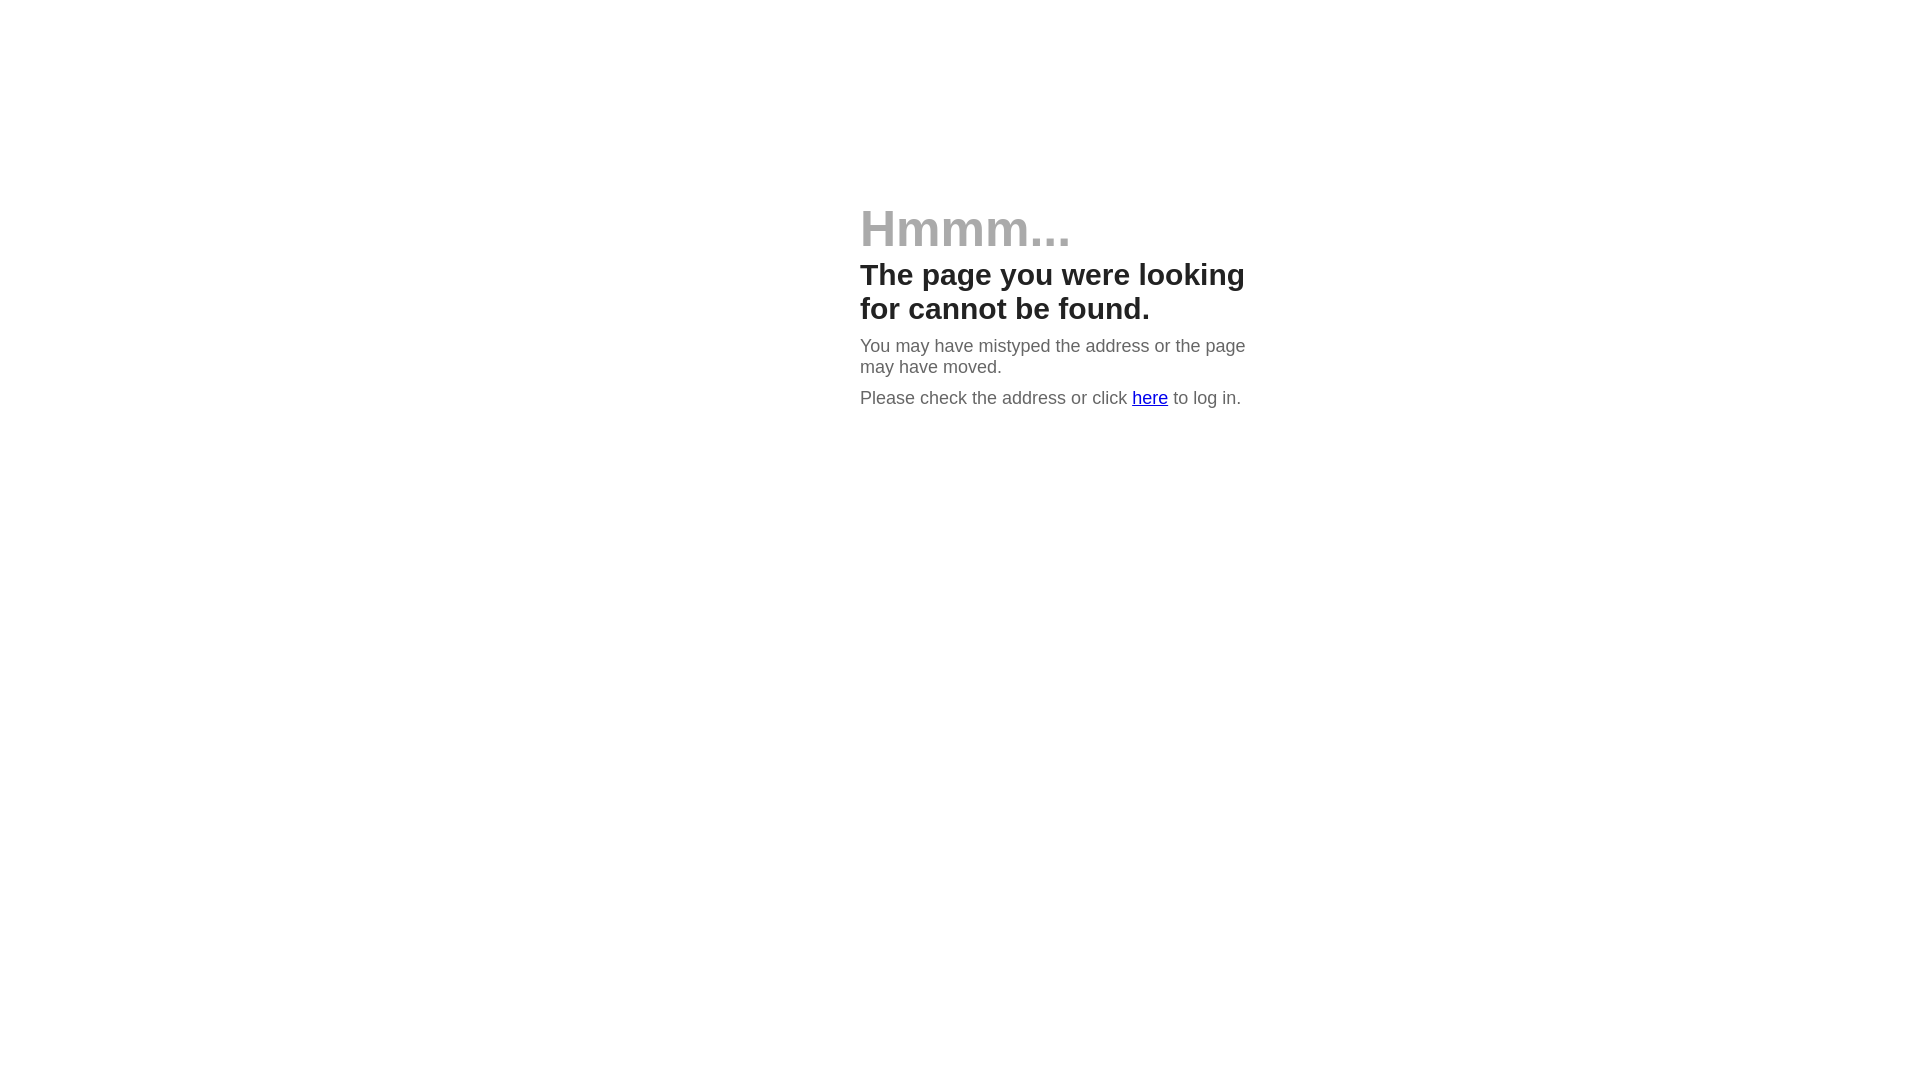 The width and height of the screenshot is (1920, 1080). I want to click on 'here', so click(1150, 397).